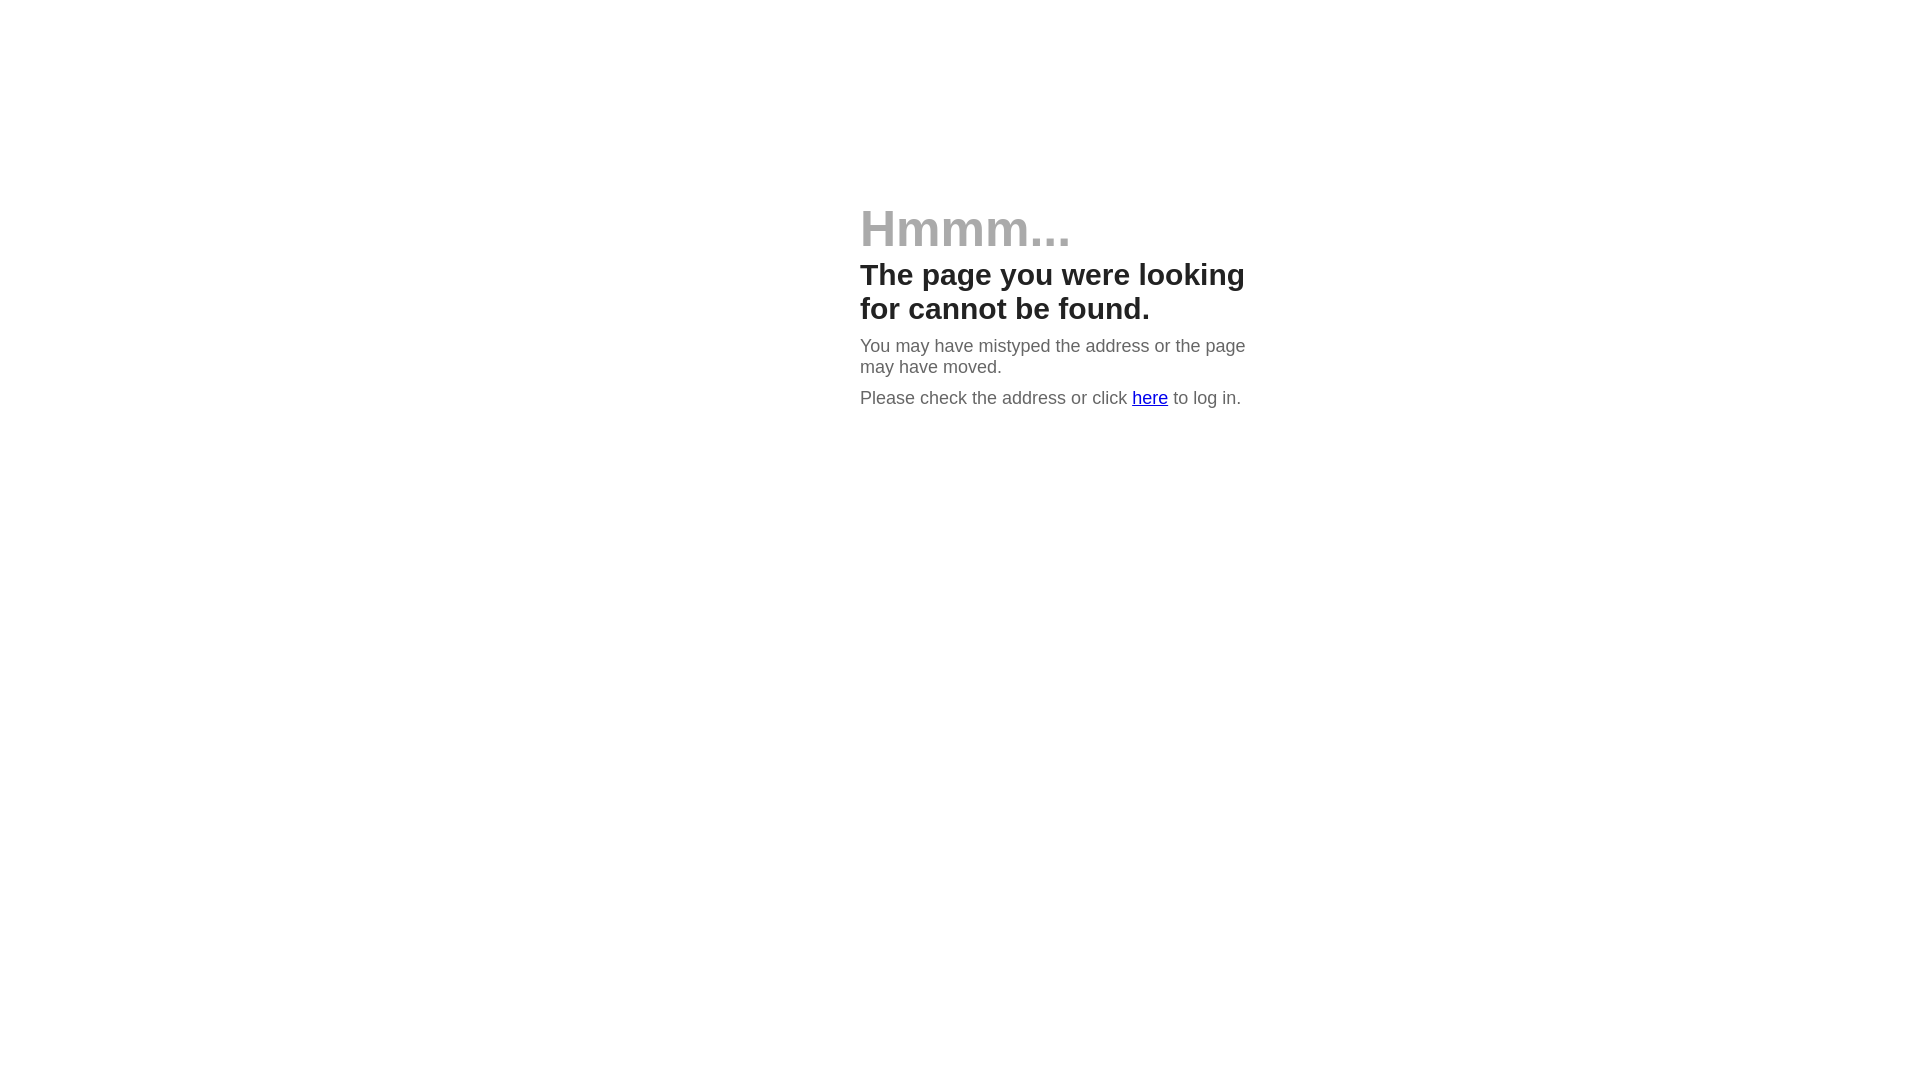 The width and height of the screenshot is (1920, 1080). I want to click on 'here', so click(1150, 397).